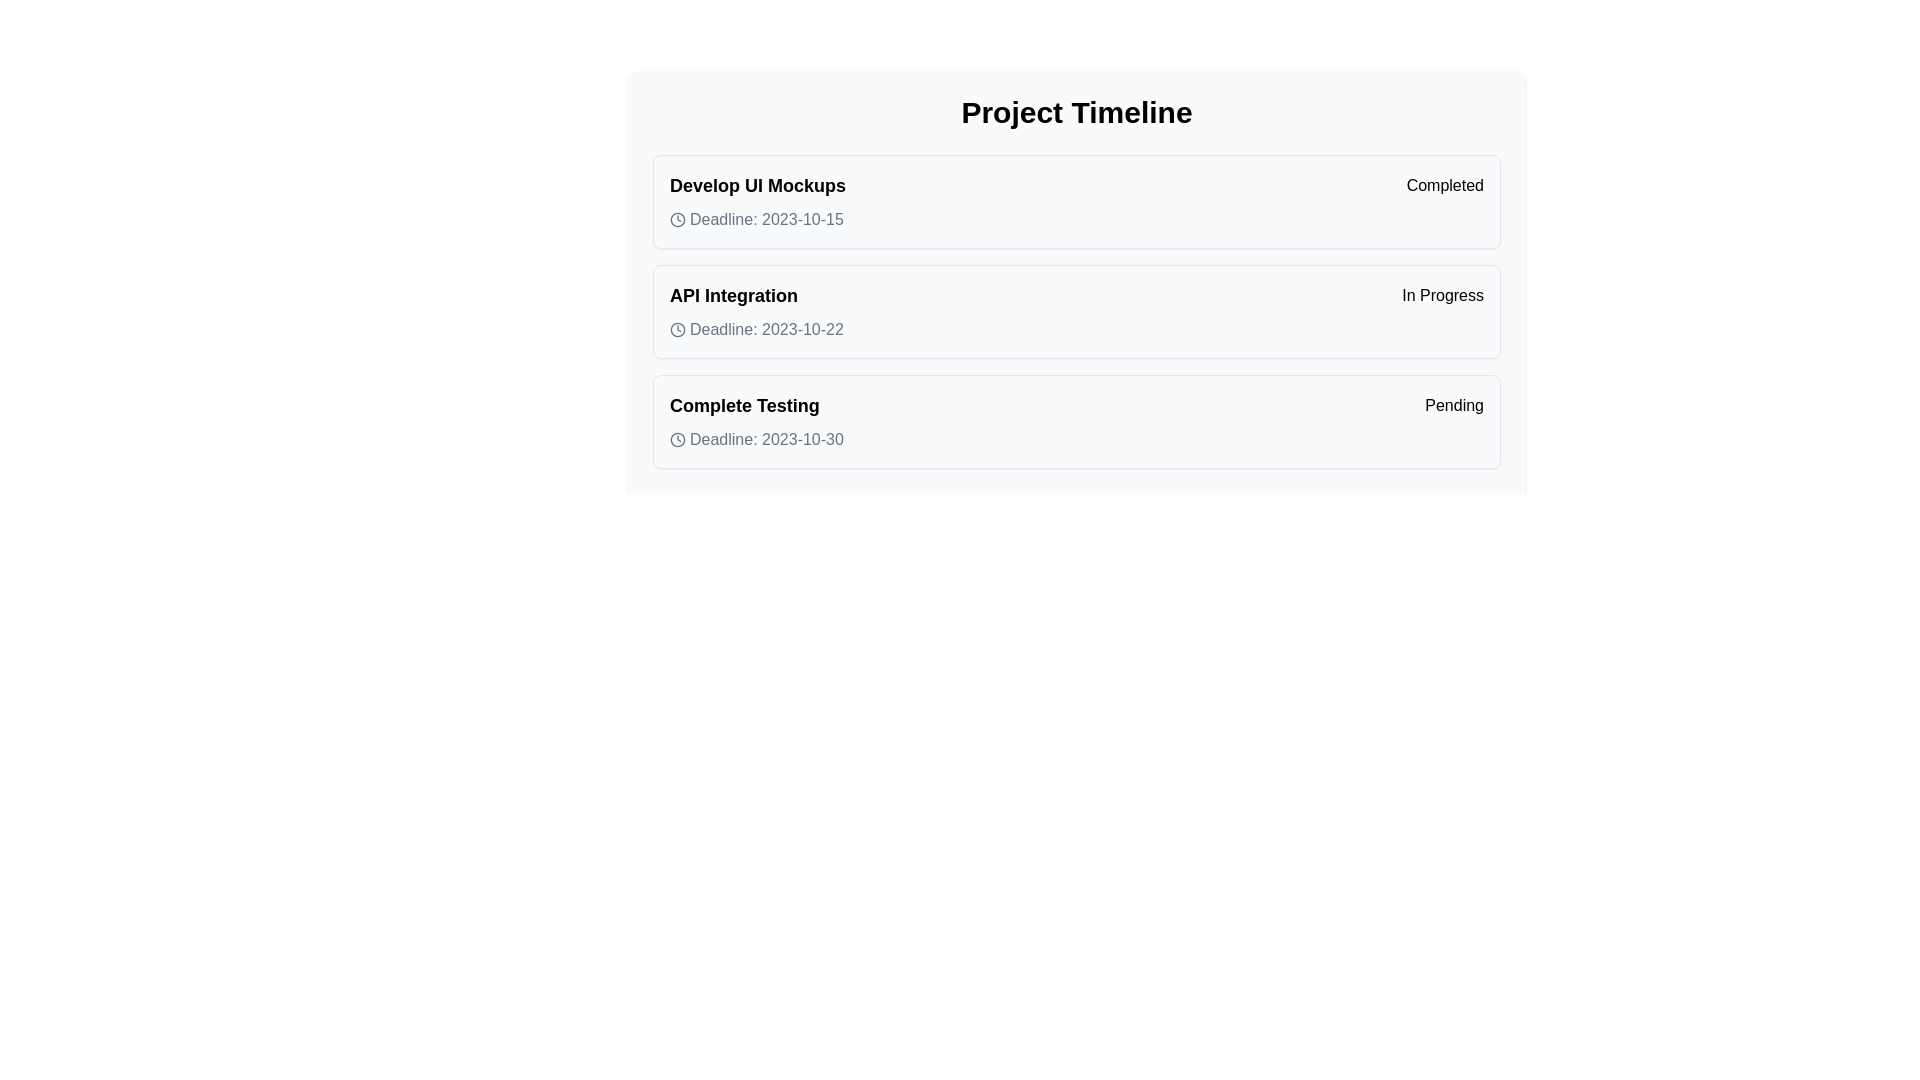 Image resolution: width=1920 pixels, height=1080 pixels. I want to click on the 'Completed' badge, which is a bold and highlighted text label indicating a status, located to the right of the 'Develop UI Mockups' task title in the first entry of the vertical task list, so click(1445, 185).